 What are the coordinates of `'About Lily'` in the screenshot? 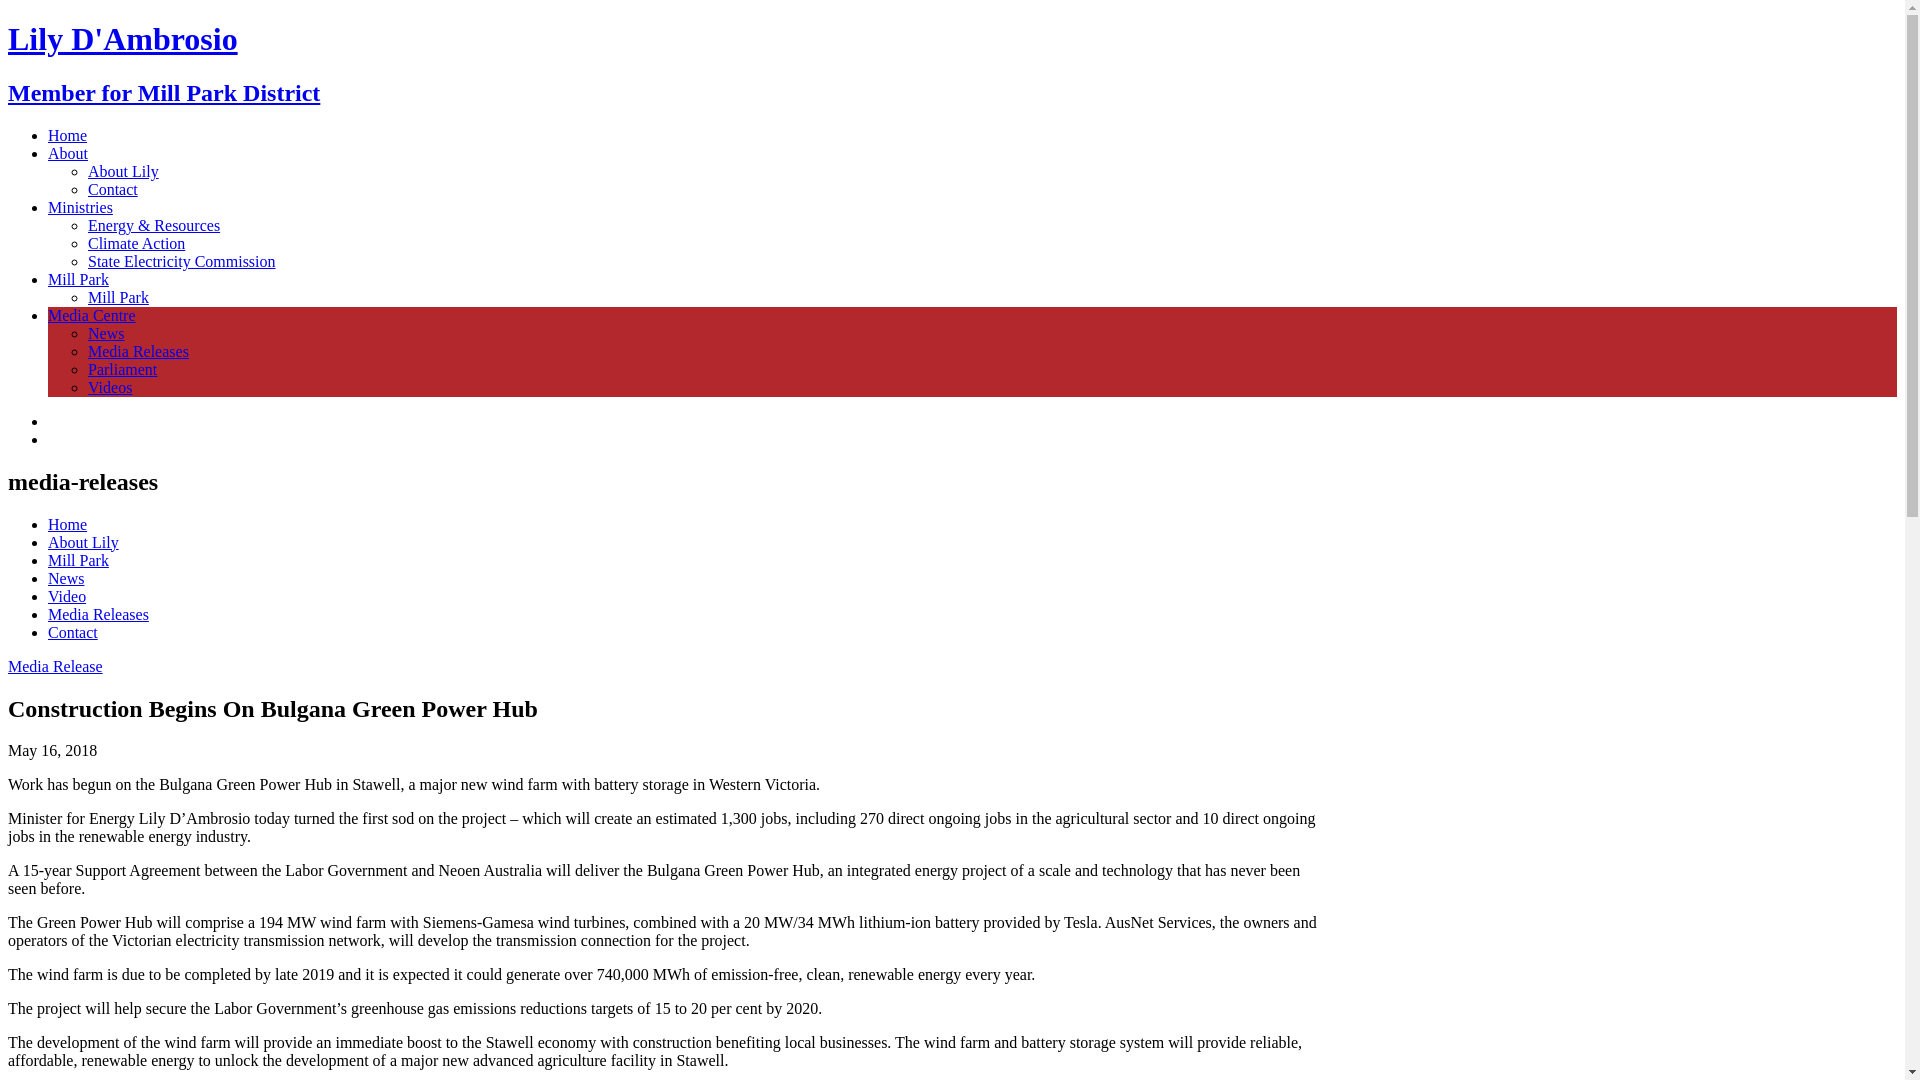 It's located at (82, 542).